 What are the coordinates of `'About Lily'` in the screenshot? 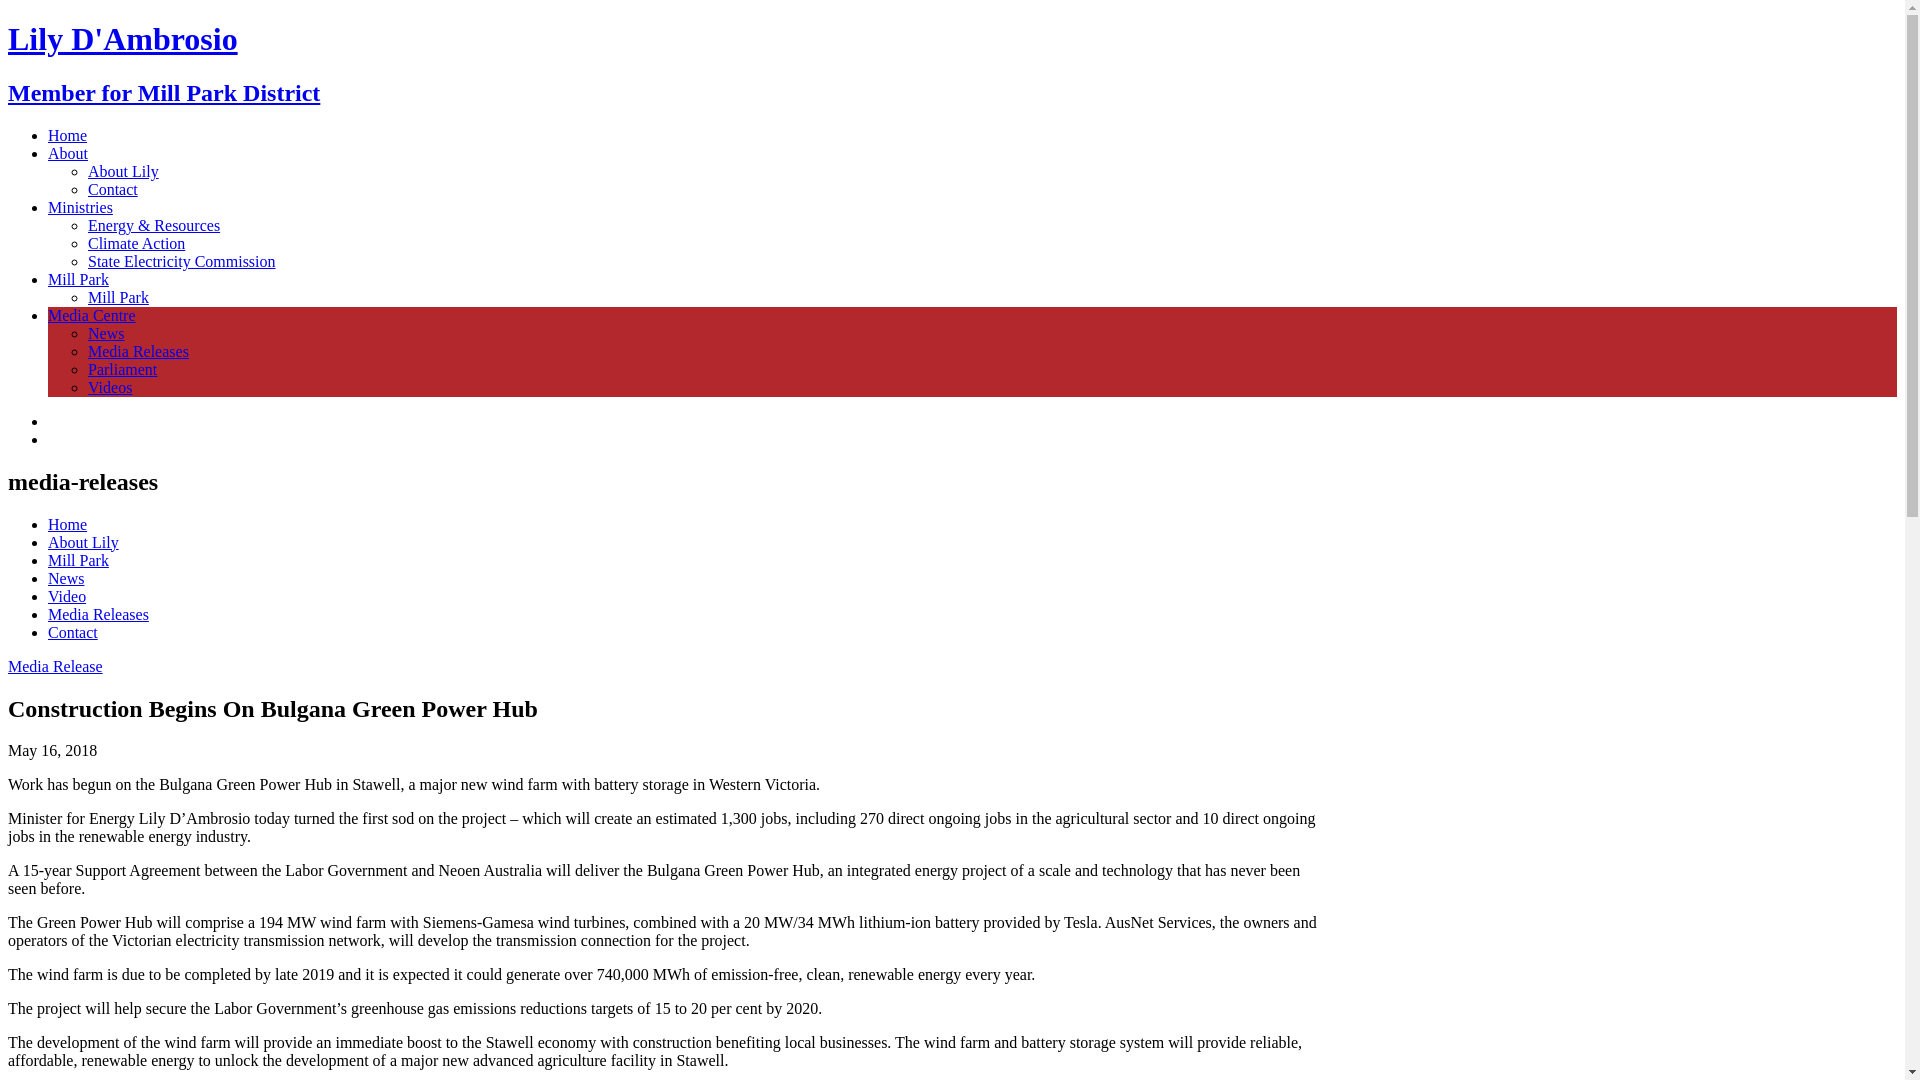 It's located at (82, 542).